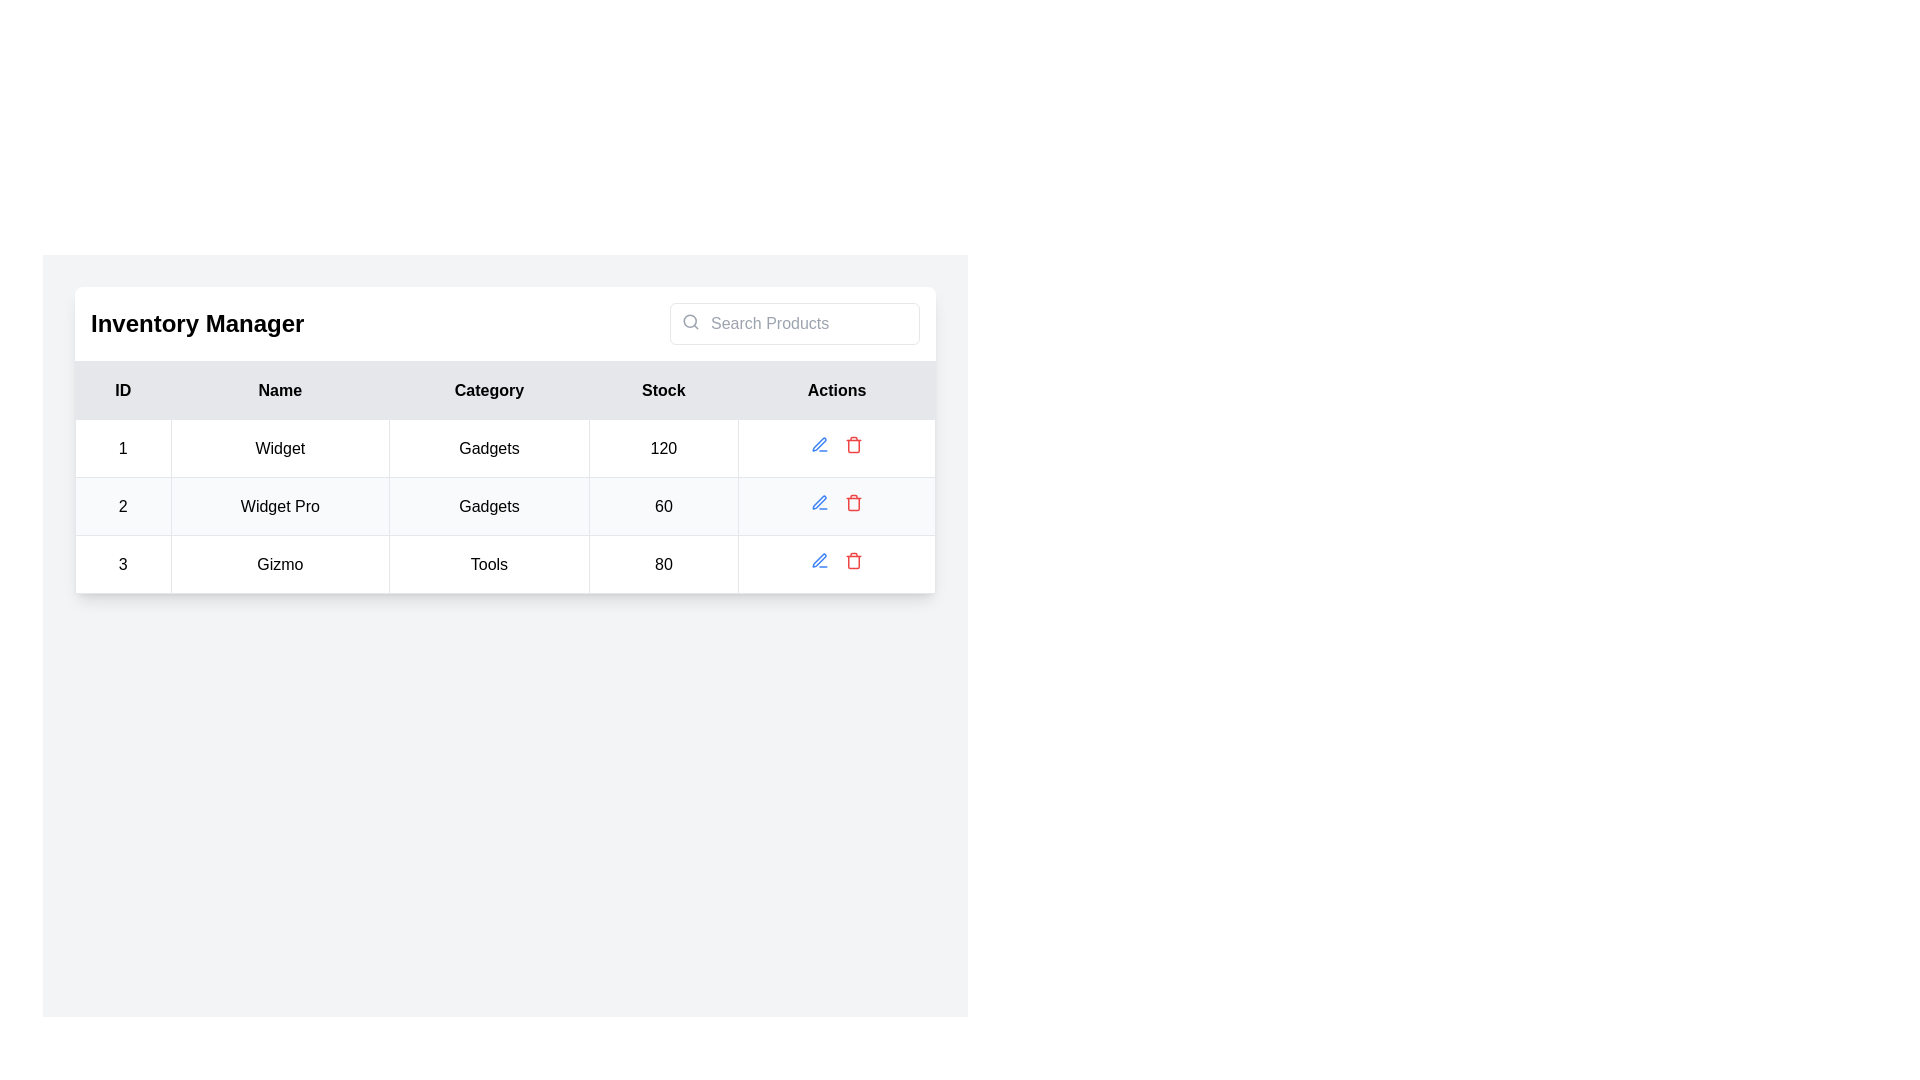 This screenshot has width=1920, height=1080. What do you see at coordinates (505, 505) in the screenshot?
I see `the second row of the inventory table for 'Widget Pro'` at bounding box center [505, 505].